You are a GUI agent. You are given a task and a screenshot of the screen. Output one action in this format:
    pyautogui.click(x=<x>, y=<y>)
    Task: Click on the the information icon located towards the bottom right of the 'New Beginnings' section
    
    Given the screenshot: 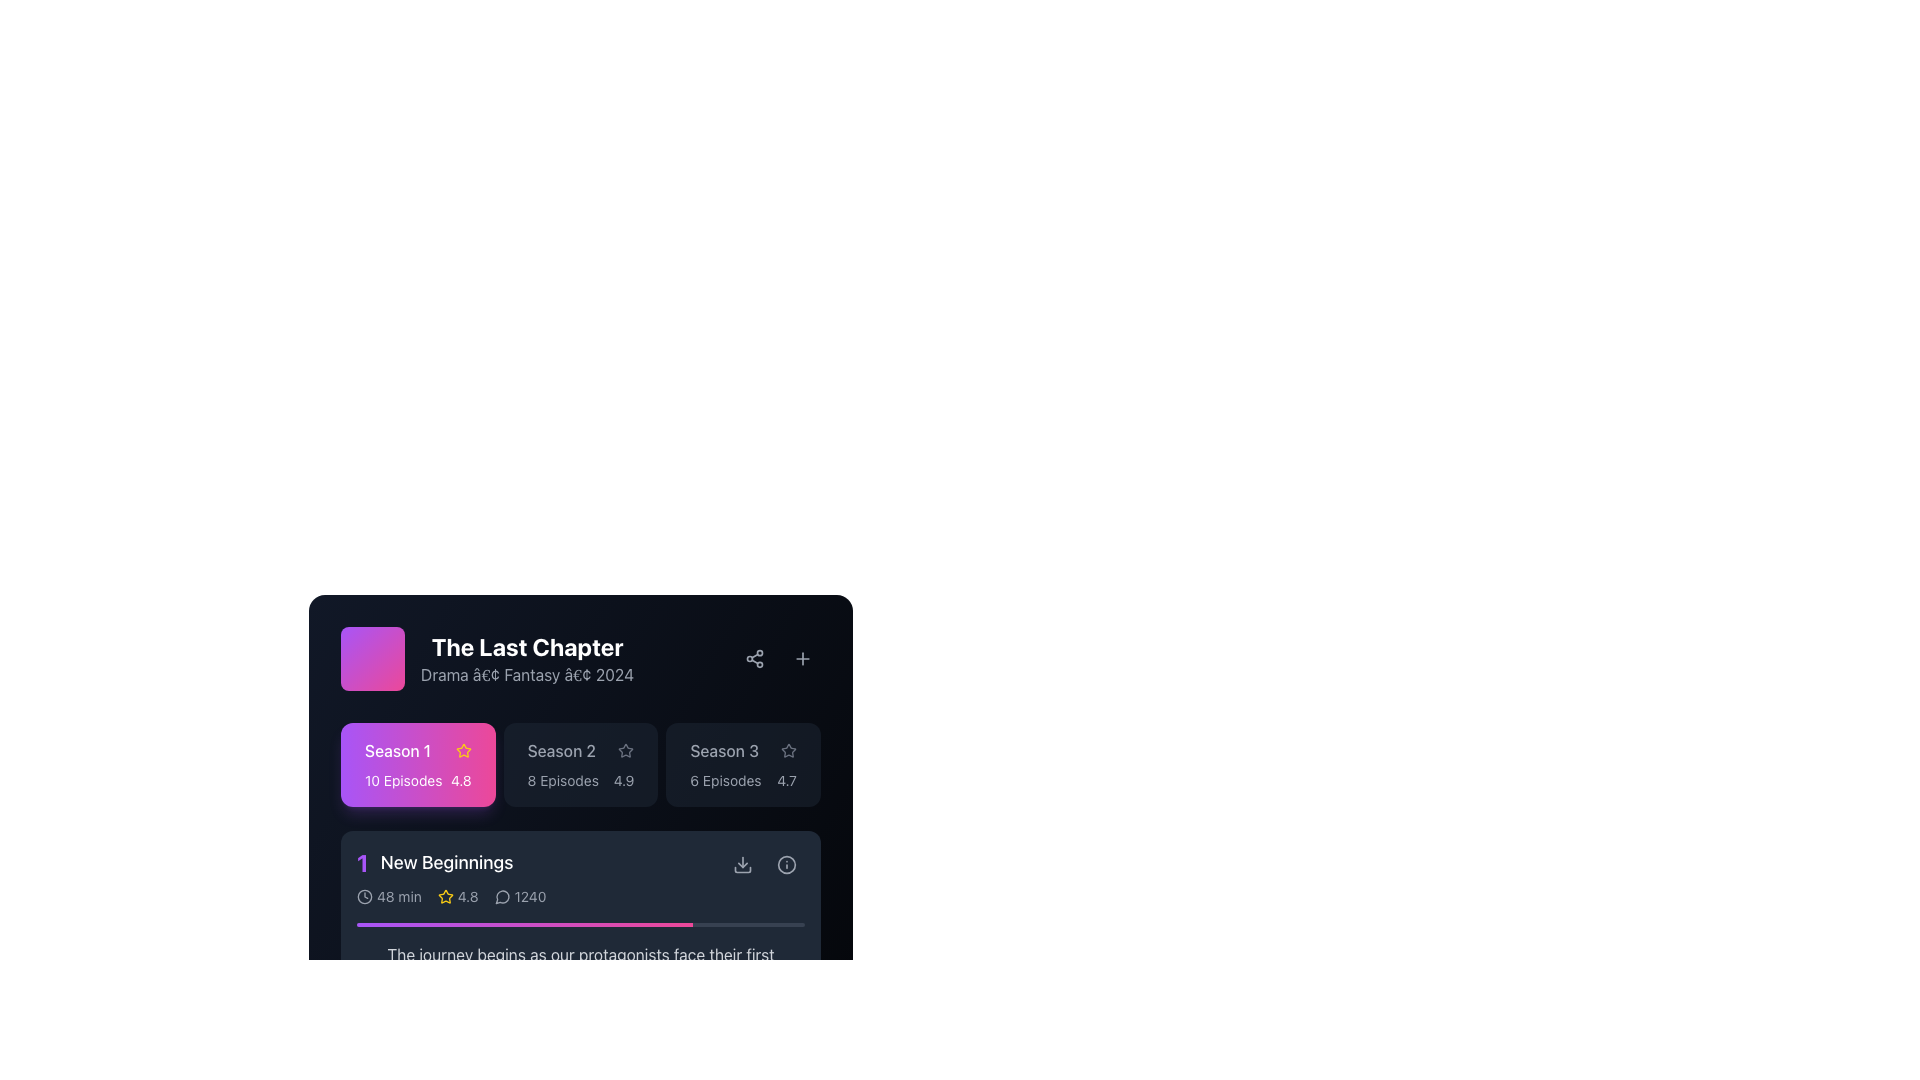 What is the action you would take?
    pyautogui.click(x=786, y=863)
    